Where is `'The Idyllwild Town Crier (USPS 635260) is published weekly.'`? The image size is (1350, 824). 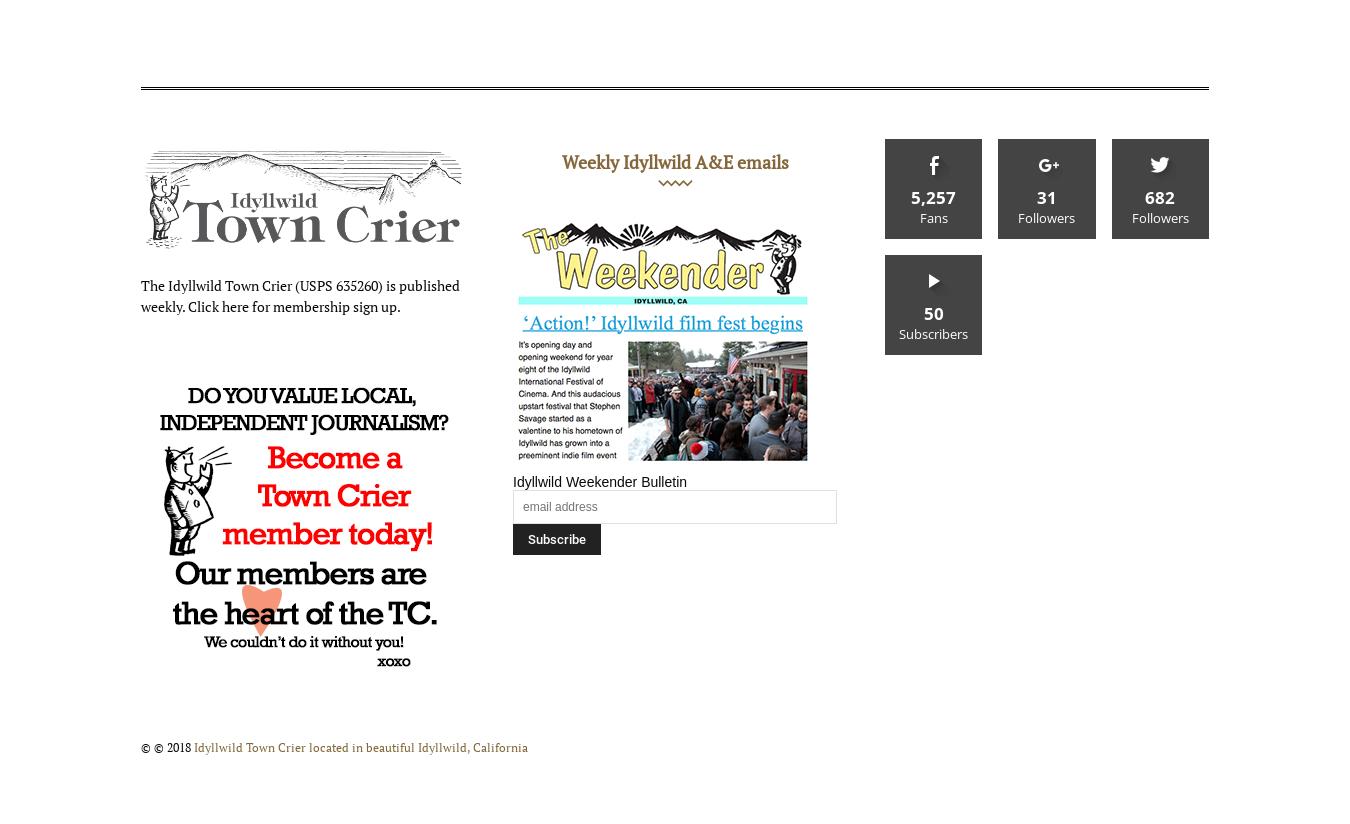
'The Idyllwild Town Crier (USPS 635260) is published weekly.' is located at coordinates (140, 293).